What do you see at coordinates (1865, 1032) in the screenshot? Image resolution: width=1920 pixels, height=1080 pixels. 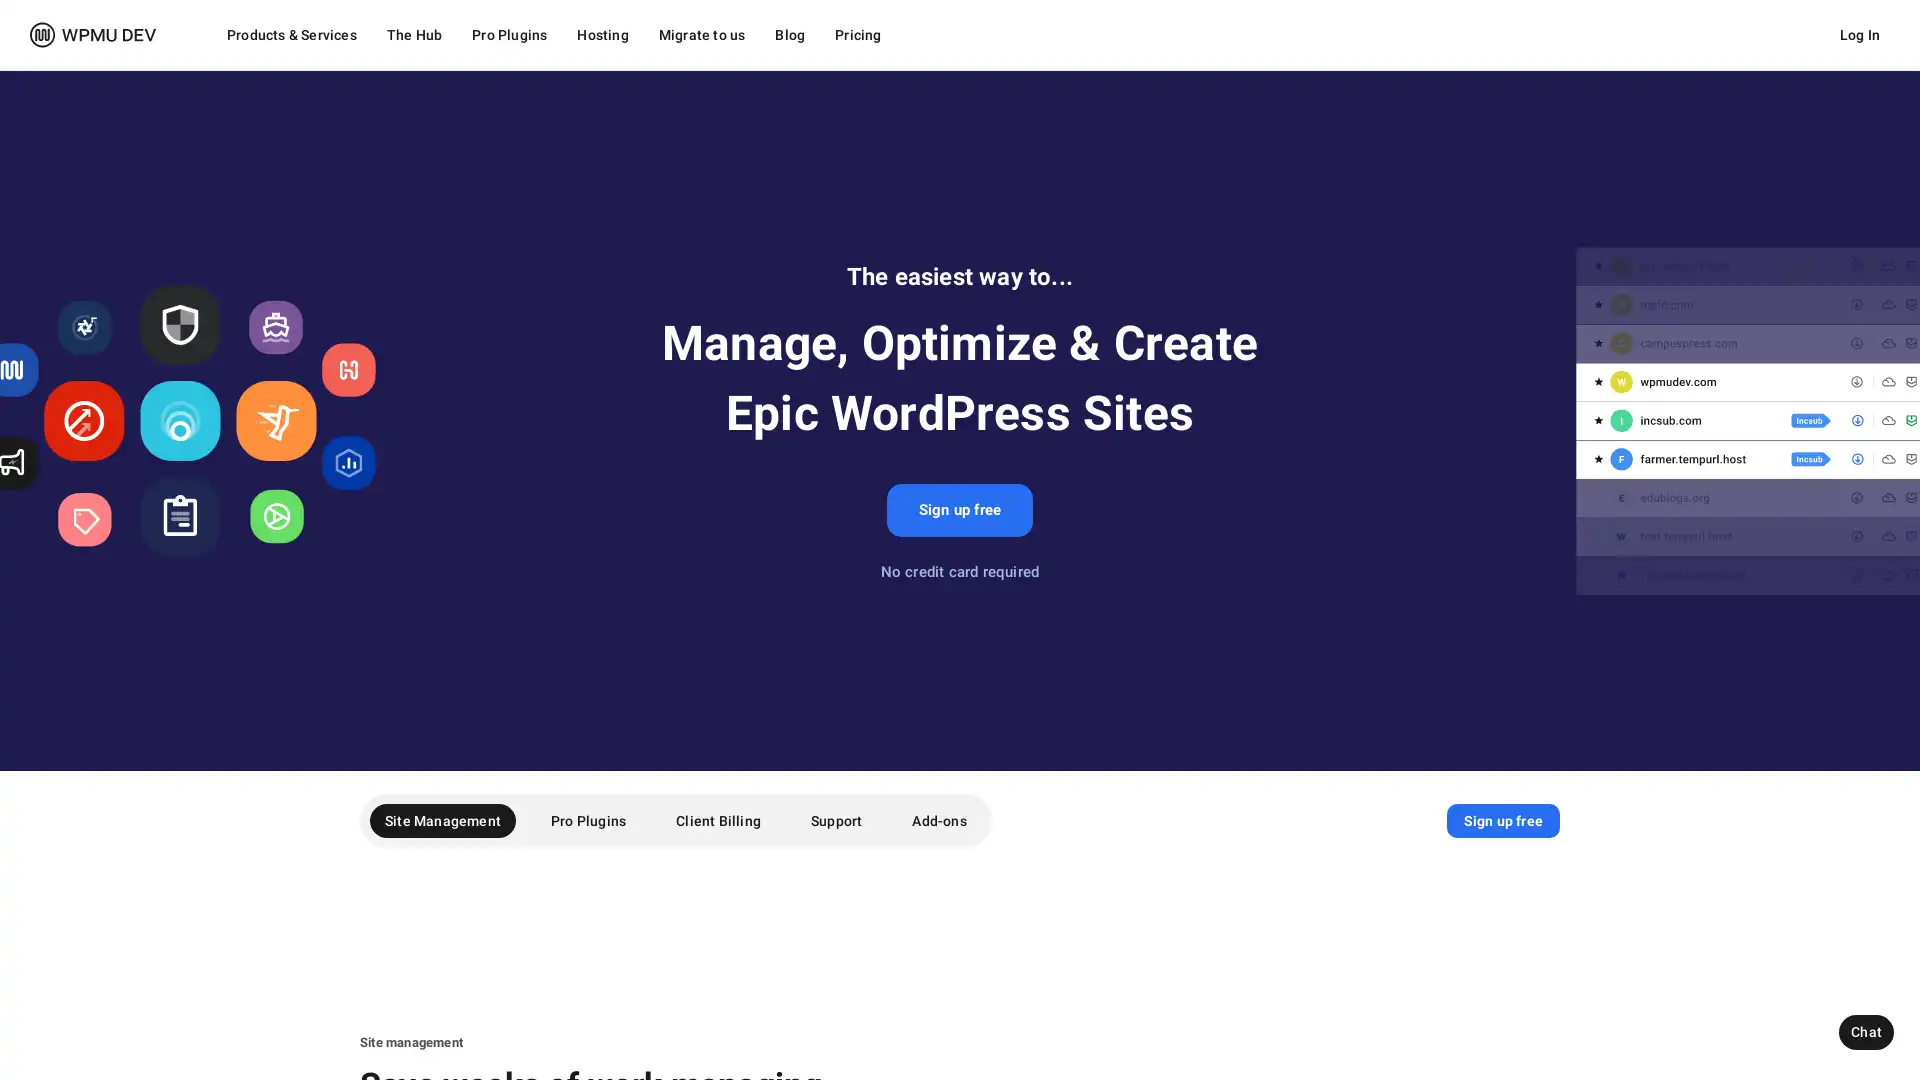 I see `Chat` at bounding box center [1865, 1032].